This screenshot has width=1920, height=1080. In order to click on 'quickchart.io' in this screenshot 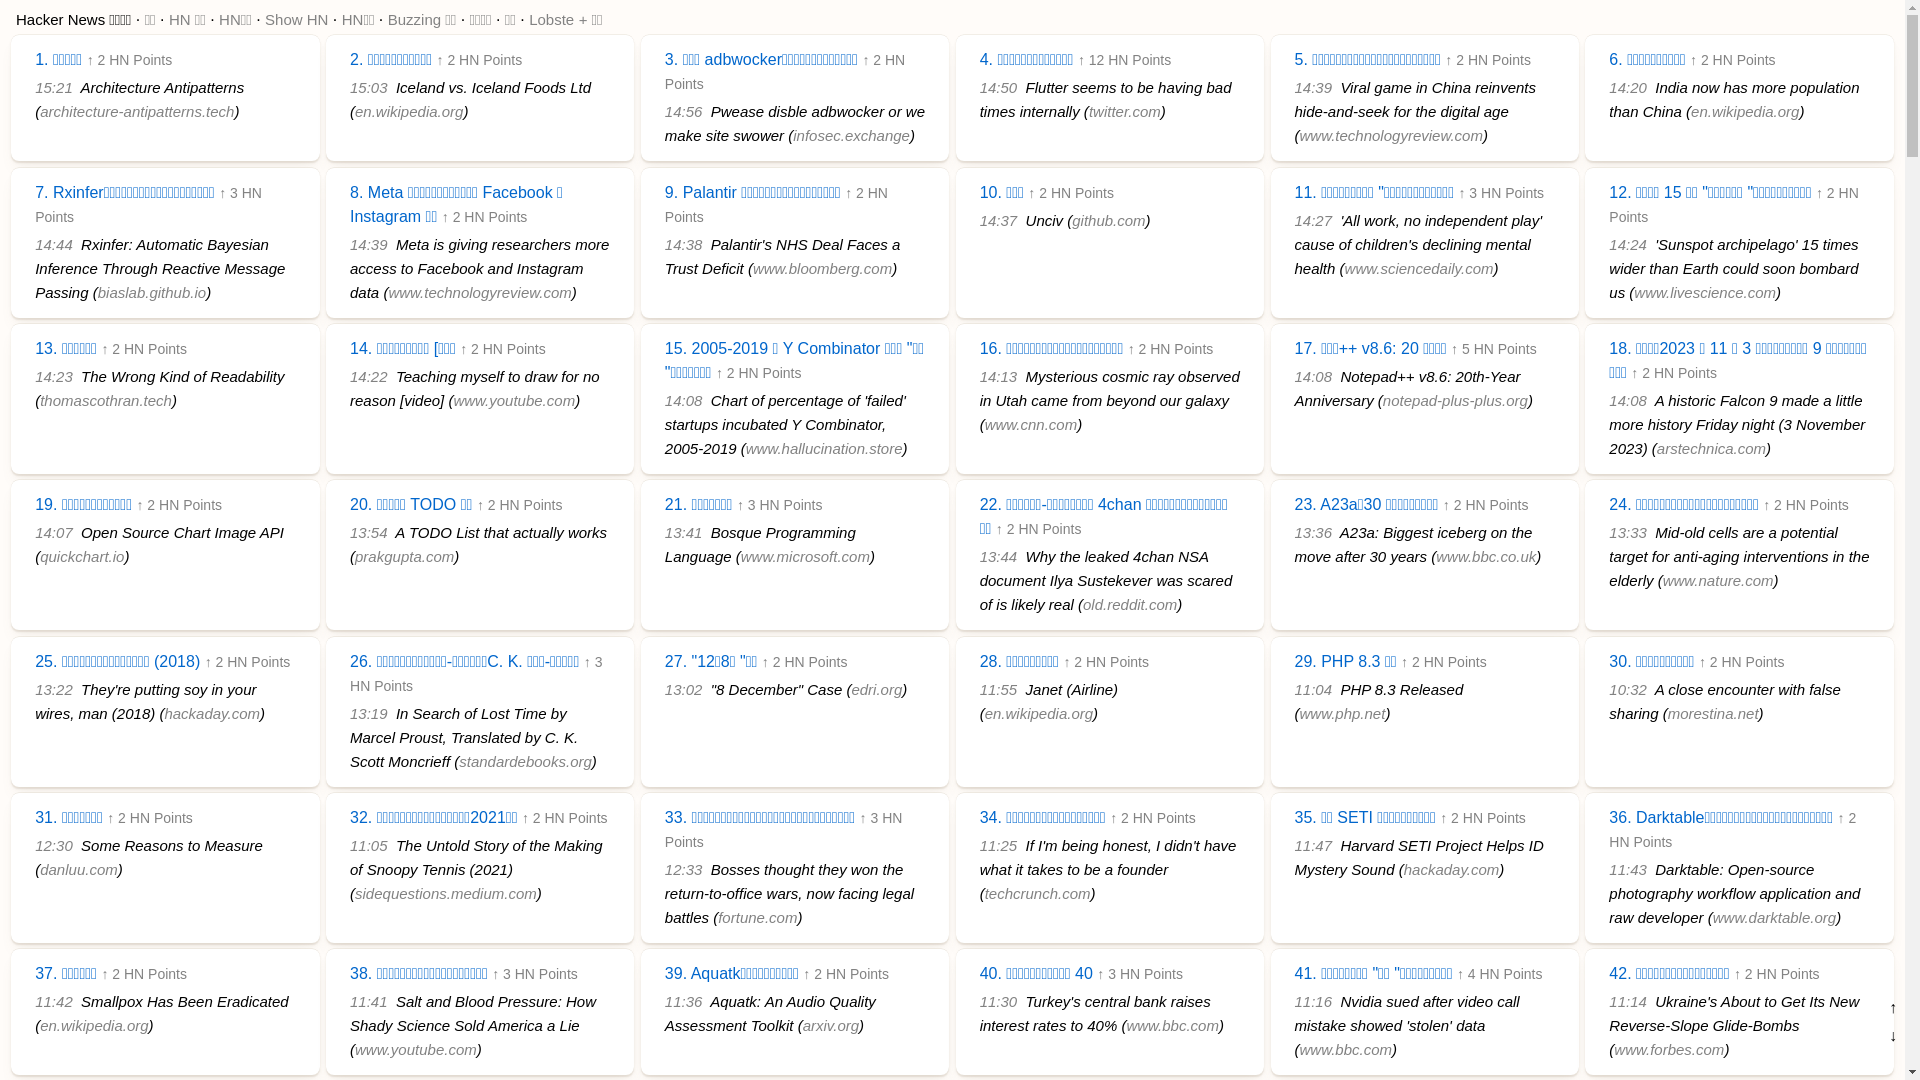, I will do `click(39, 556)`.